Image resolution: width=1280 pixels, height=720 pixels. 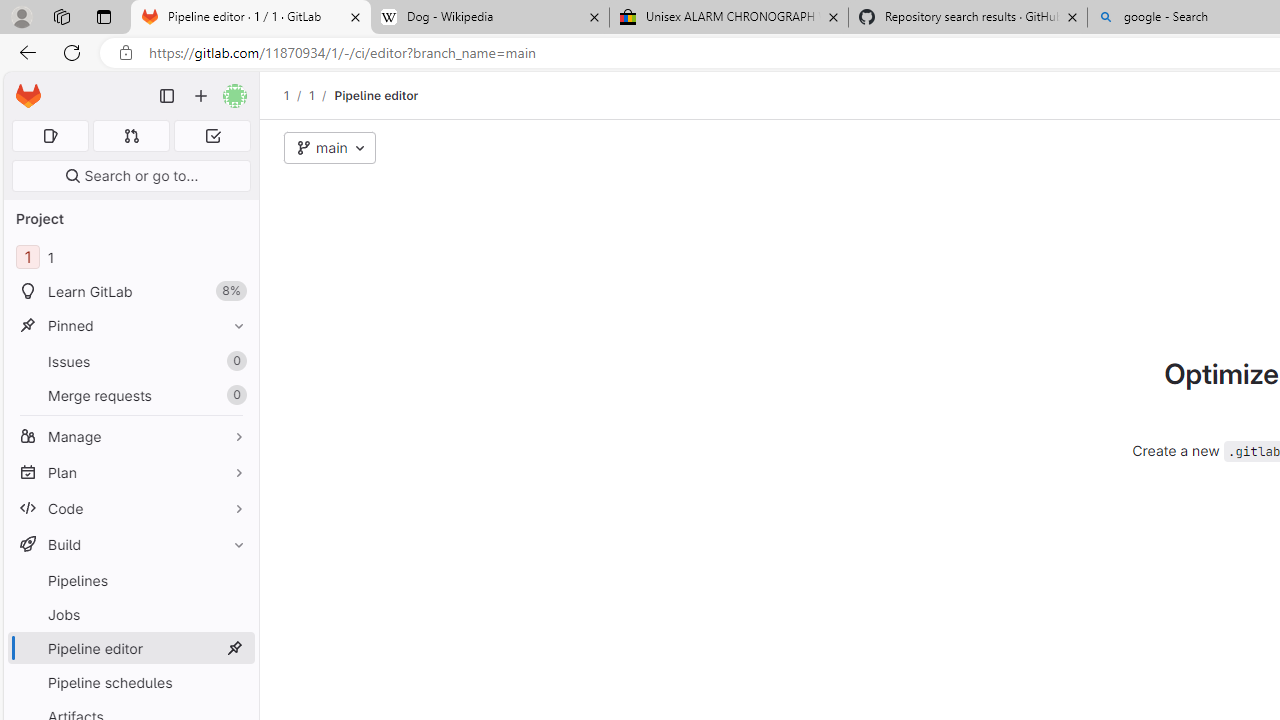 What do you see at coordinates (130, 435) in the screenshot?
I see `'Manage'` at bounding box center [130, 435].